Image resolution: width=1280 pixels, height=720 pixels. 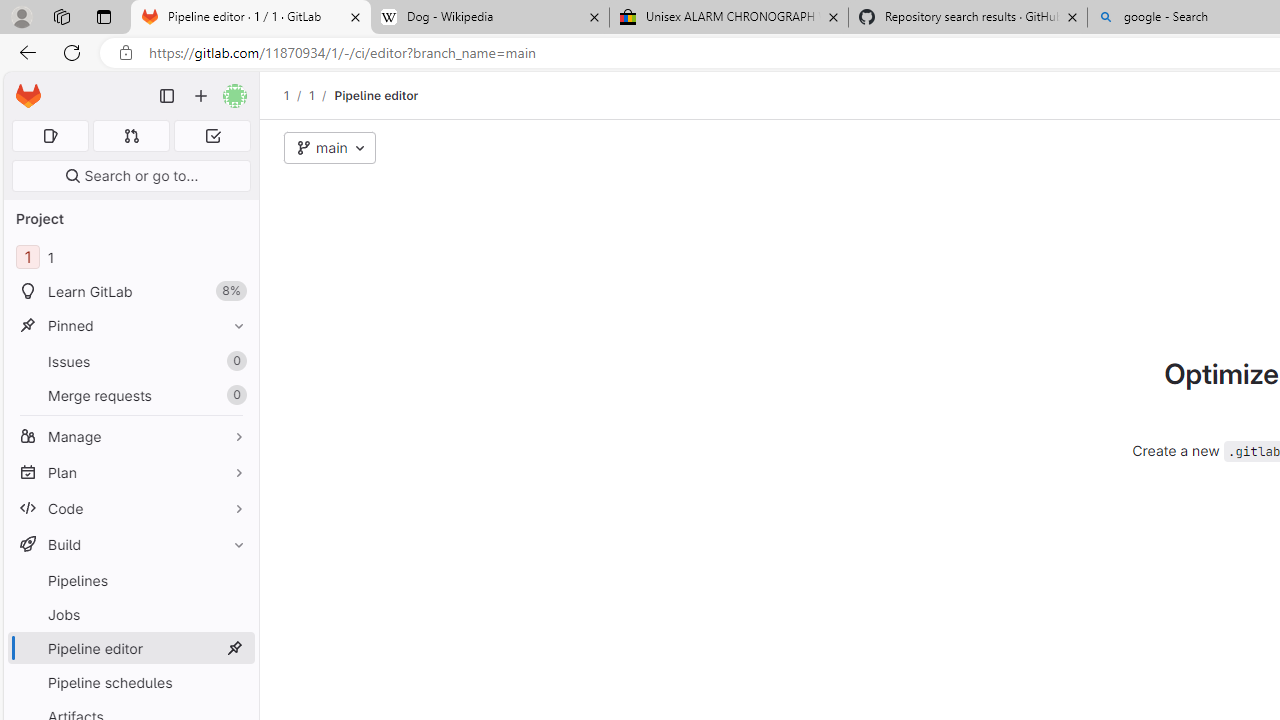 What do you see at coordinates (130, 435) in the screenshot?
I see `'Manage'` at bounding box center [130, 435].